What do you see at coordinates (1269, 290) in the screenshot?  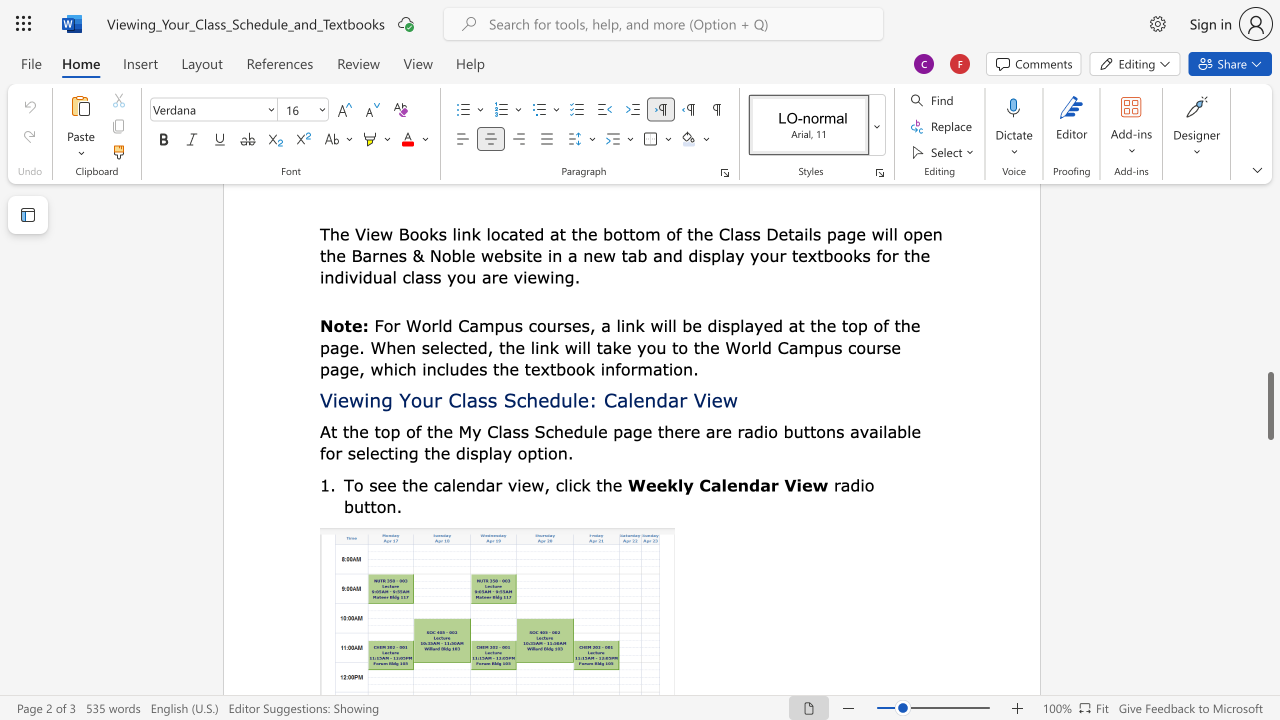 I see `the scrollbar on the right to move the page upward` at bounding box center [1269, 290].